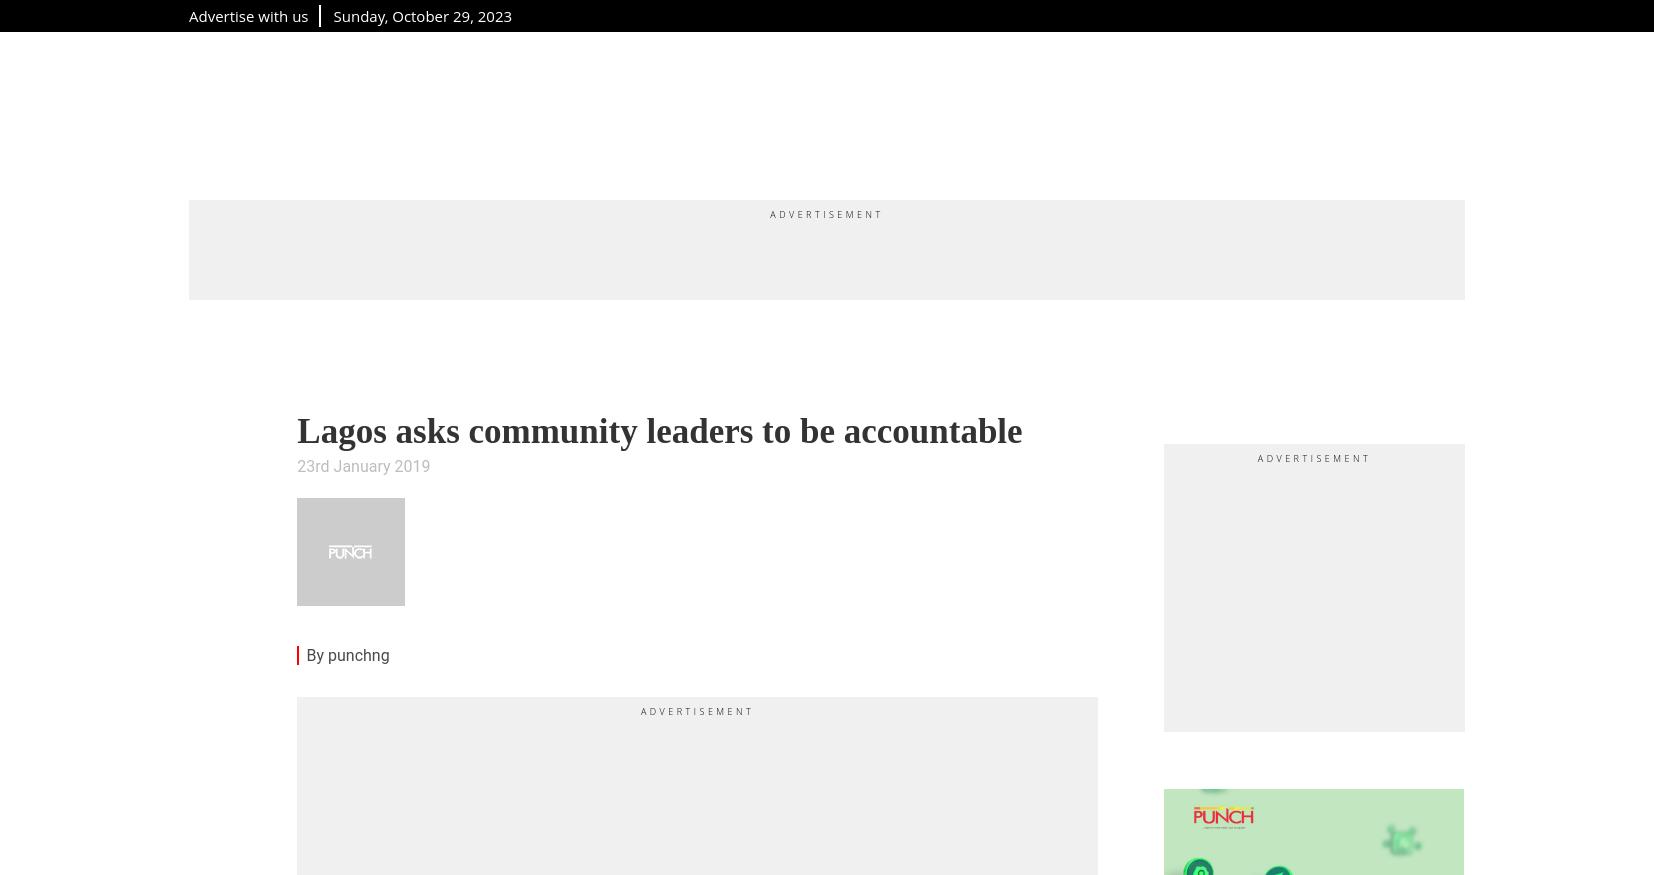 This screenshot has height=875, width=1654. What do you see at coordinates (684, 844) in the screenshot?
I see `'Nigerians can now decide if they want salaries in Naira or Dollars, you can earn as much as $10,000 (₦10.2million) monthly. Click'` at bounding box center [684, 844].